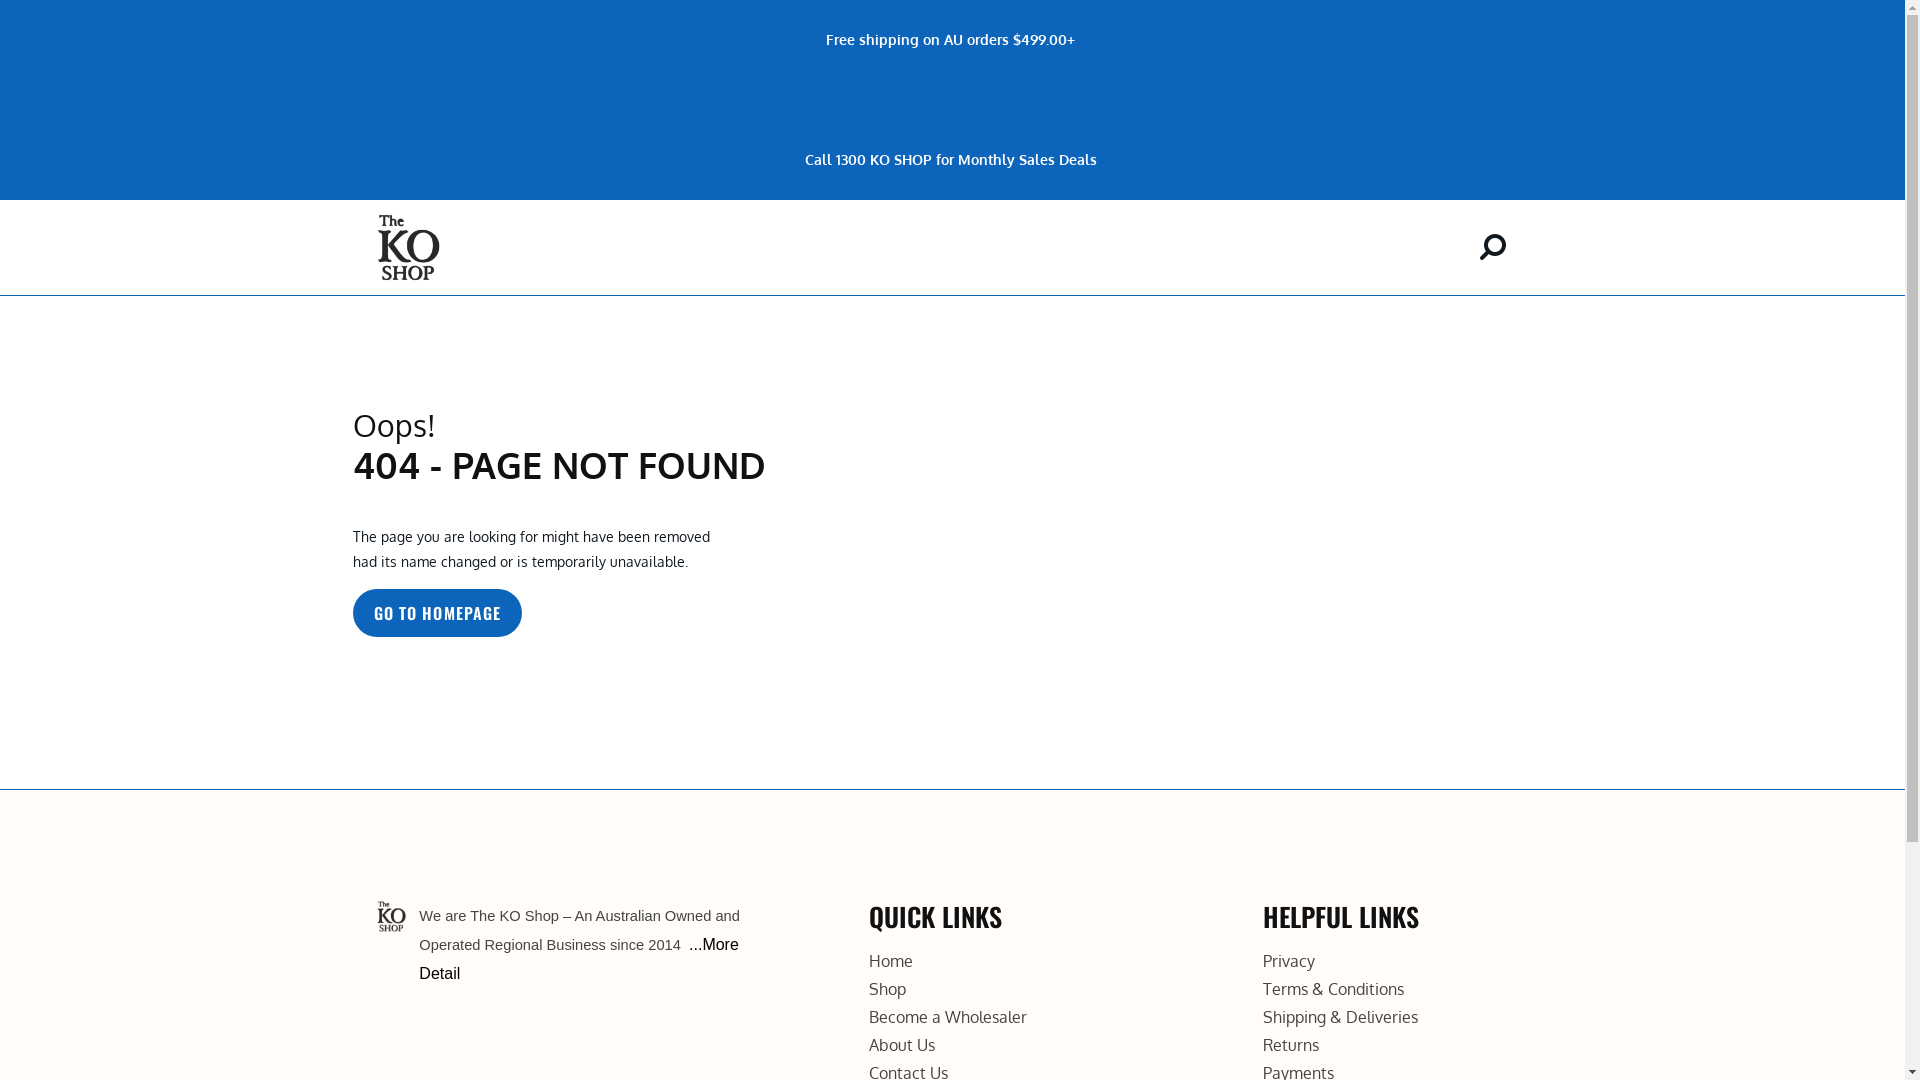  What do you see at coordinates (1333, 987) in the screenshot?
I see `'Terms & Conditions'` at bounding box center [1333, 987].